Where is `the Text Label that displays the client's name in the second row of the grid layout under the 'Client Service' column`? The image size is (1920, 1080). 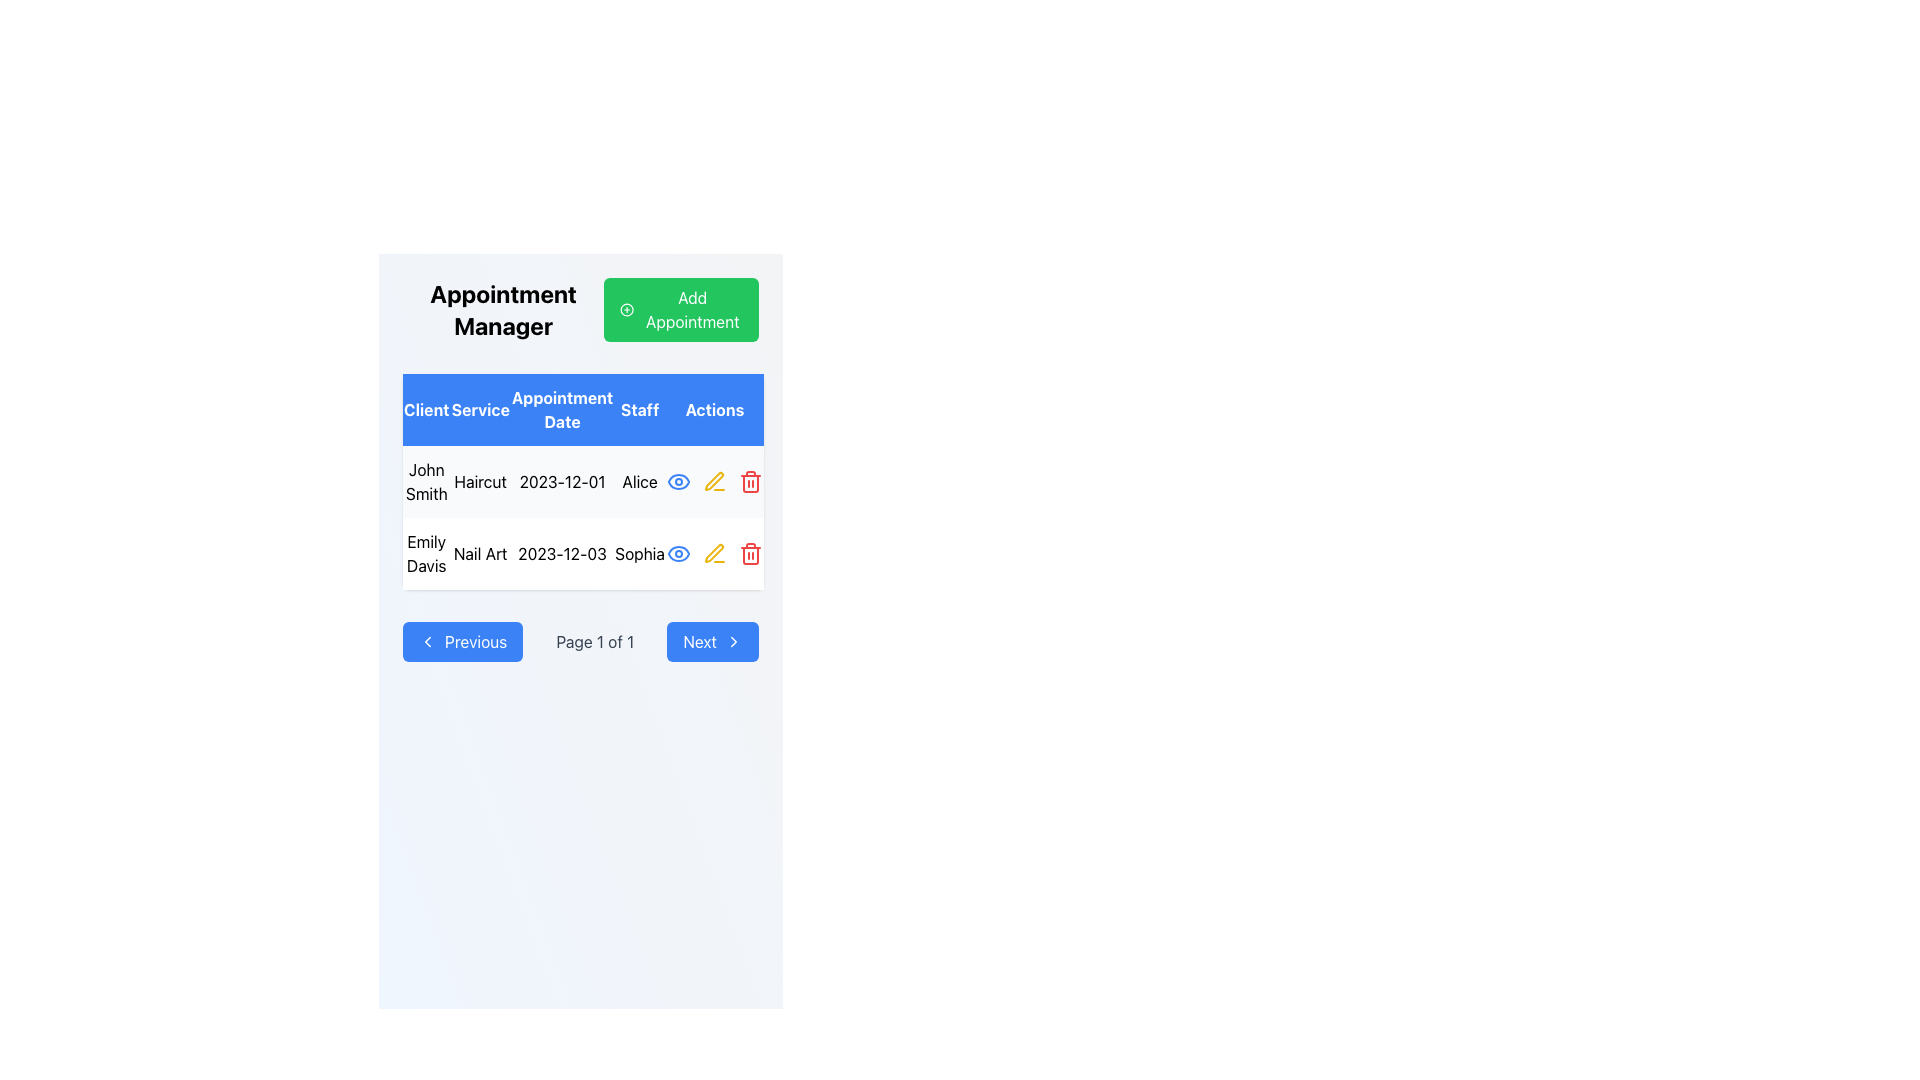
the Text Label that displays the client's name in the second row of the grid layout under the 'Client Service' column is located at coordinates (425, 554).